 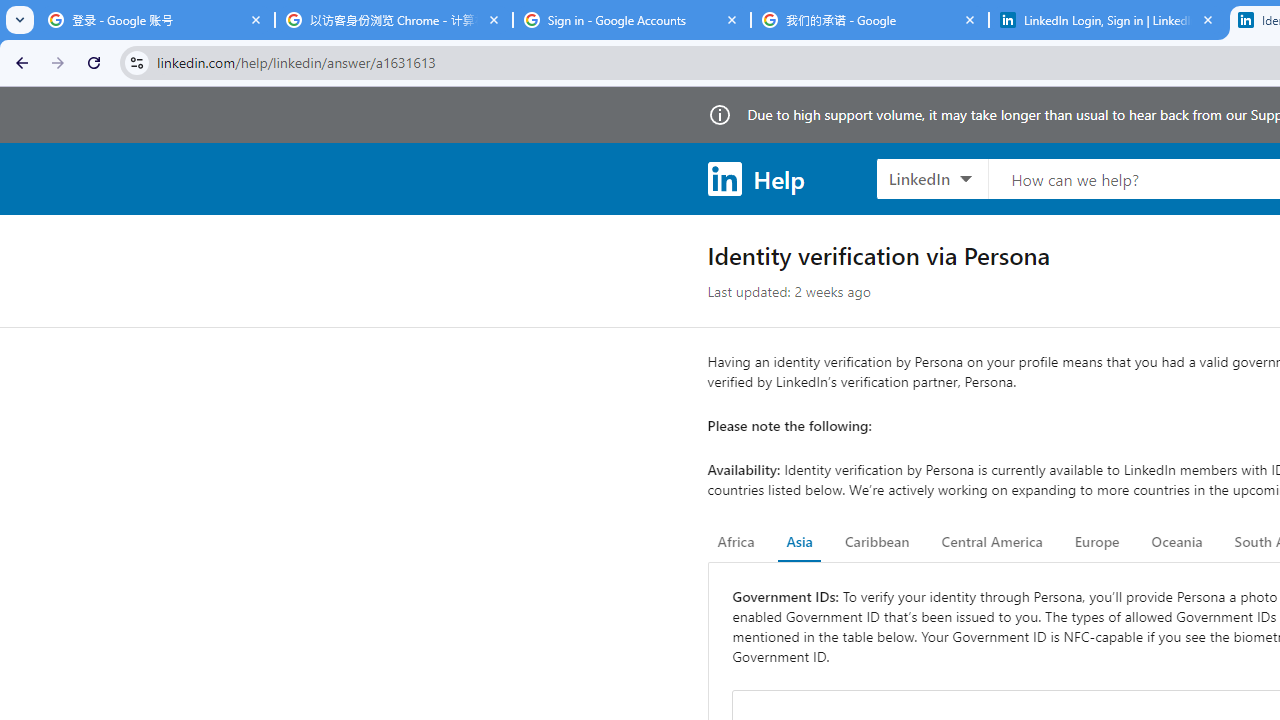 What do you see at coordinates (735, 542) in the screenshot?
I see `'Africa'` at bounding box center [735, 542].